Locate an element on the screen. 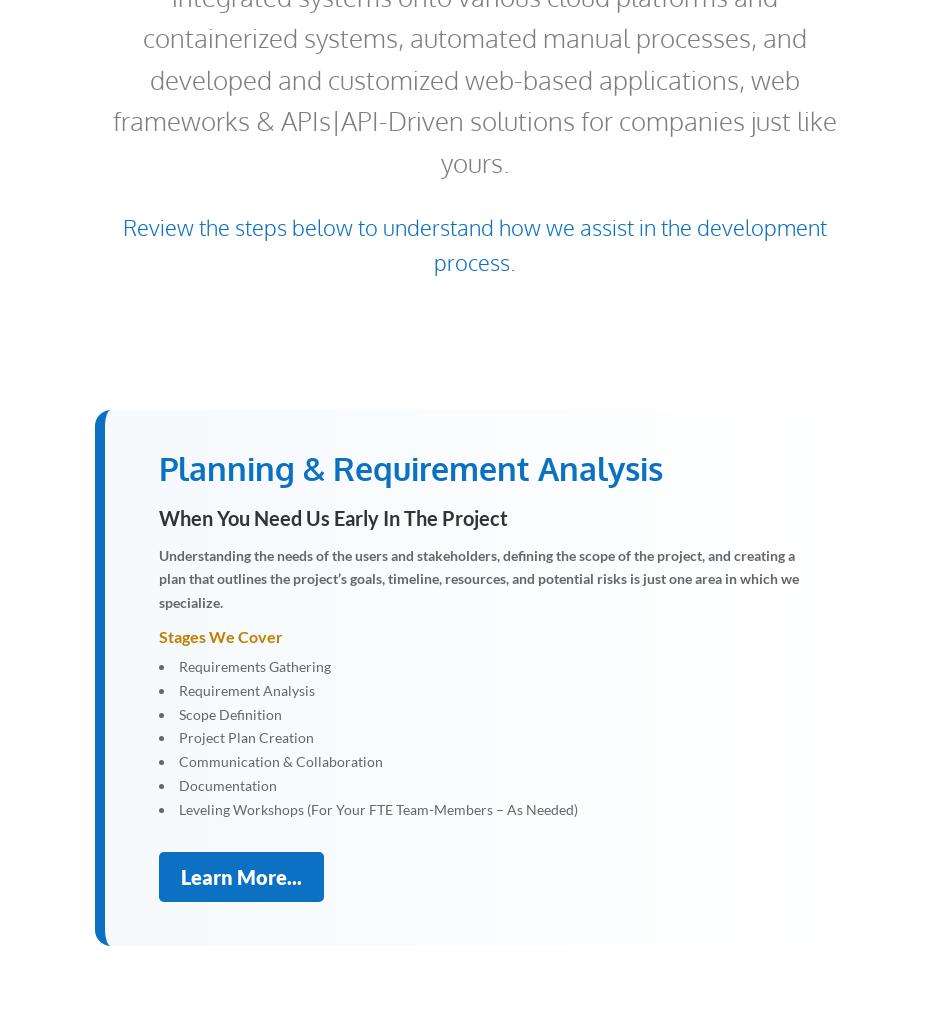 This screenshot has width=950, height=1034. 'Stages We Cover' is located at coordinates (220, 636).